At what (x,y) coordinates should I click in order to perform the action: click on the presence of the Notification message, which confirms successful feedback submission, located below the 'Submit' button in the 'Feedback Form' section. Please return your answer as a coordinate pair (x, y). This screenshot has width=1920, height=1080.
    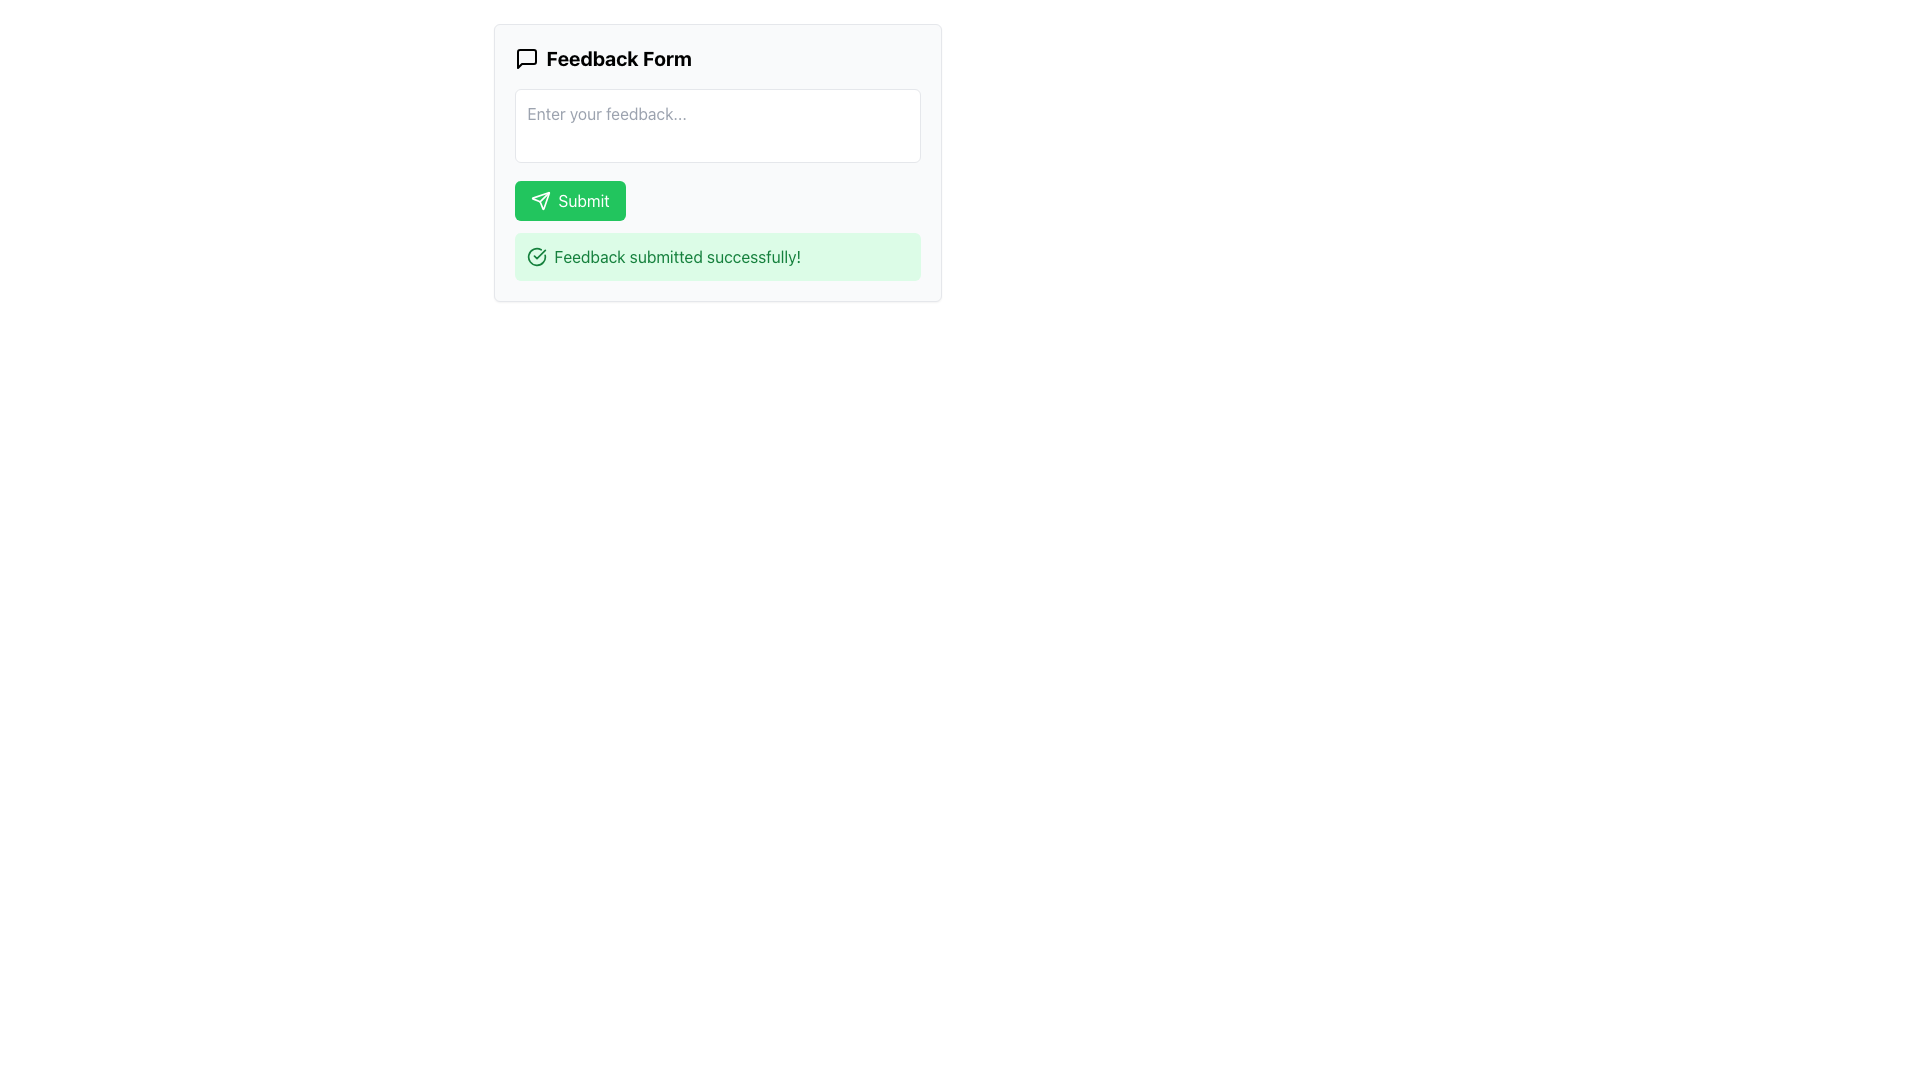
    Looking at the image, I should click on (717, 256).